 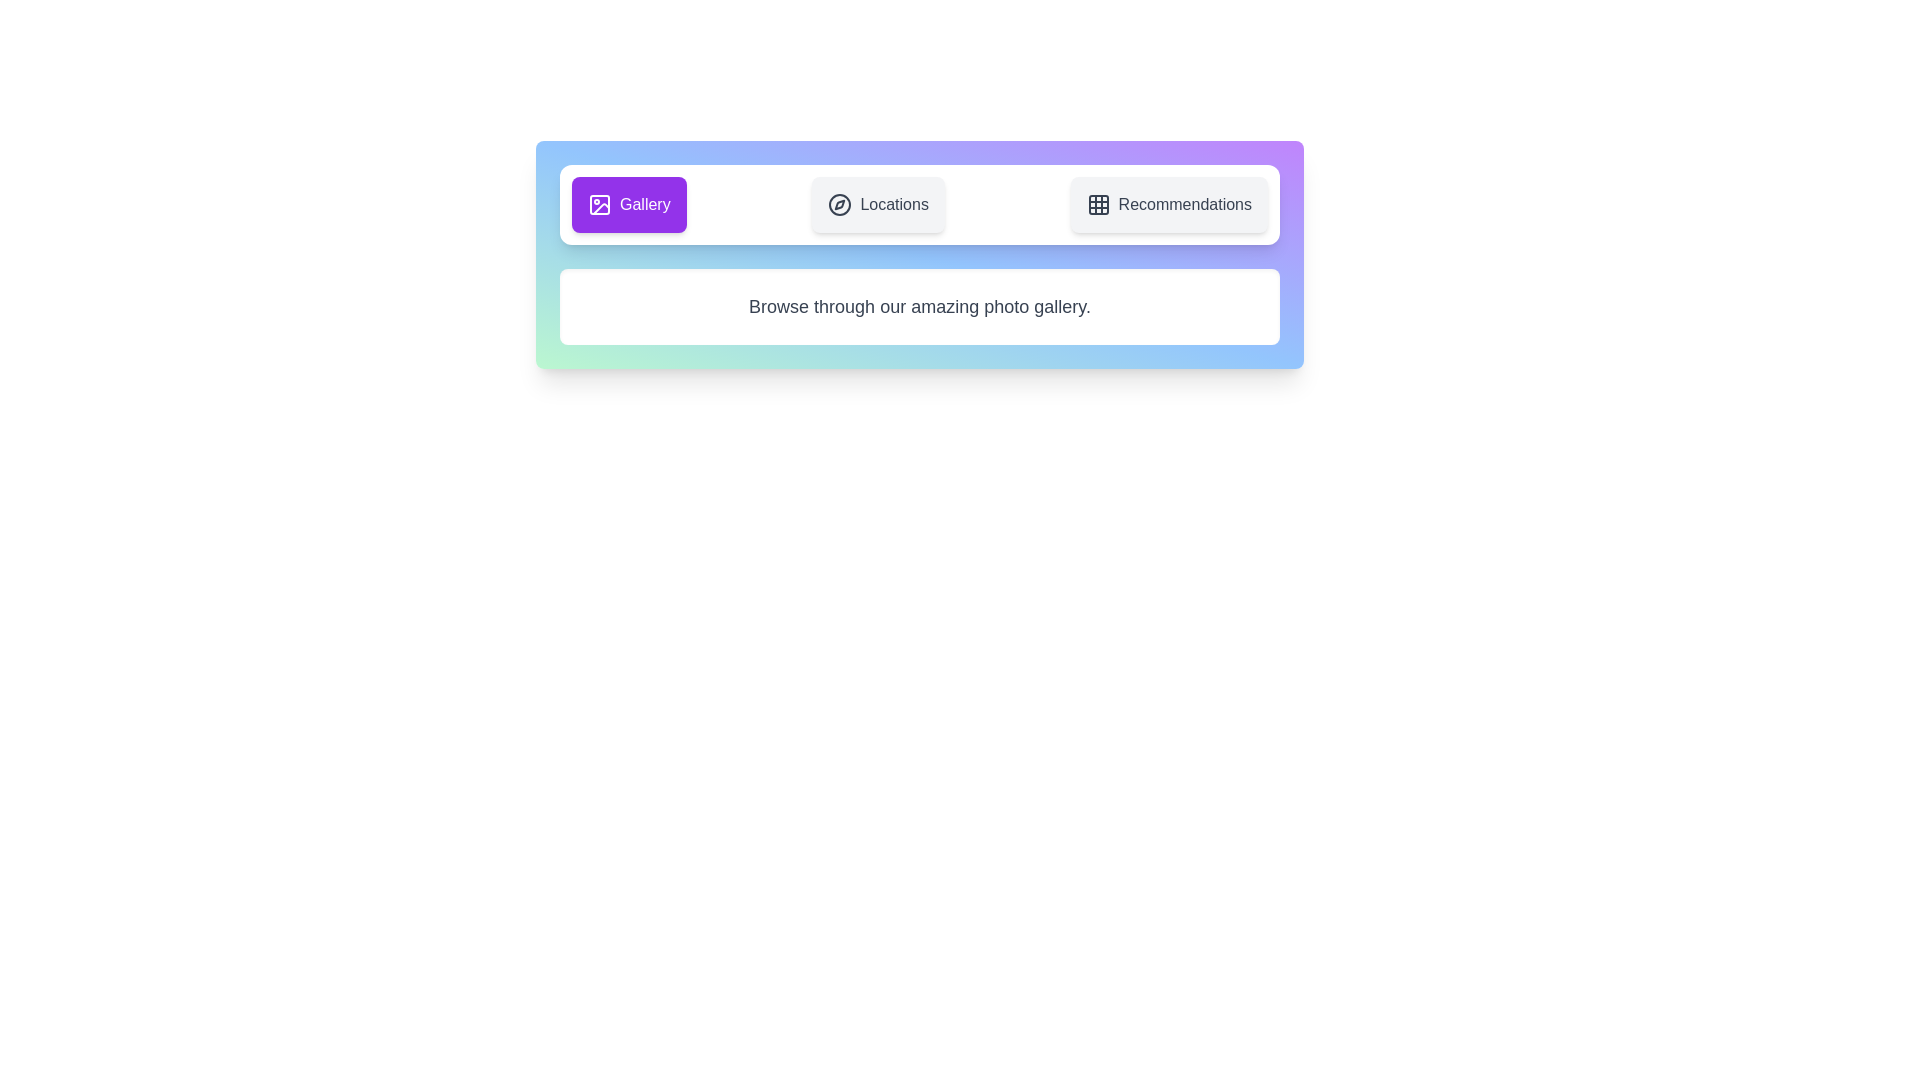 What do you see at coordinates (1169, 204) in the screenshot?
I see `the tab Recommendations by clicking on it` at bounding box center [1169, 204].